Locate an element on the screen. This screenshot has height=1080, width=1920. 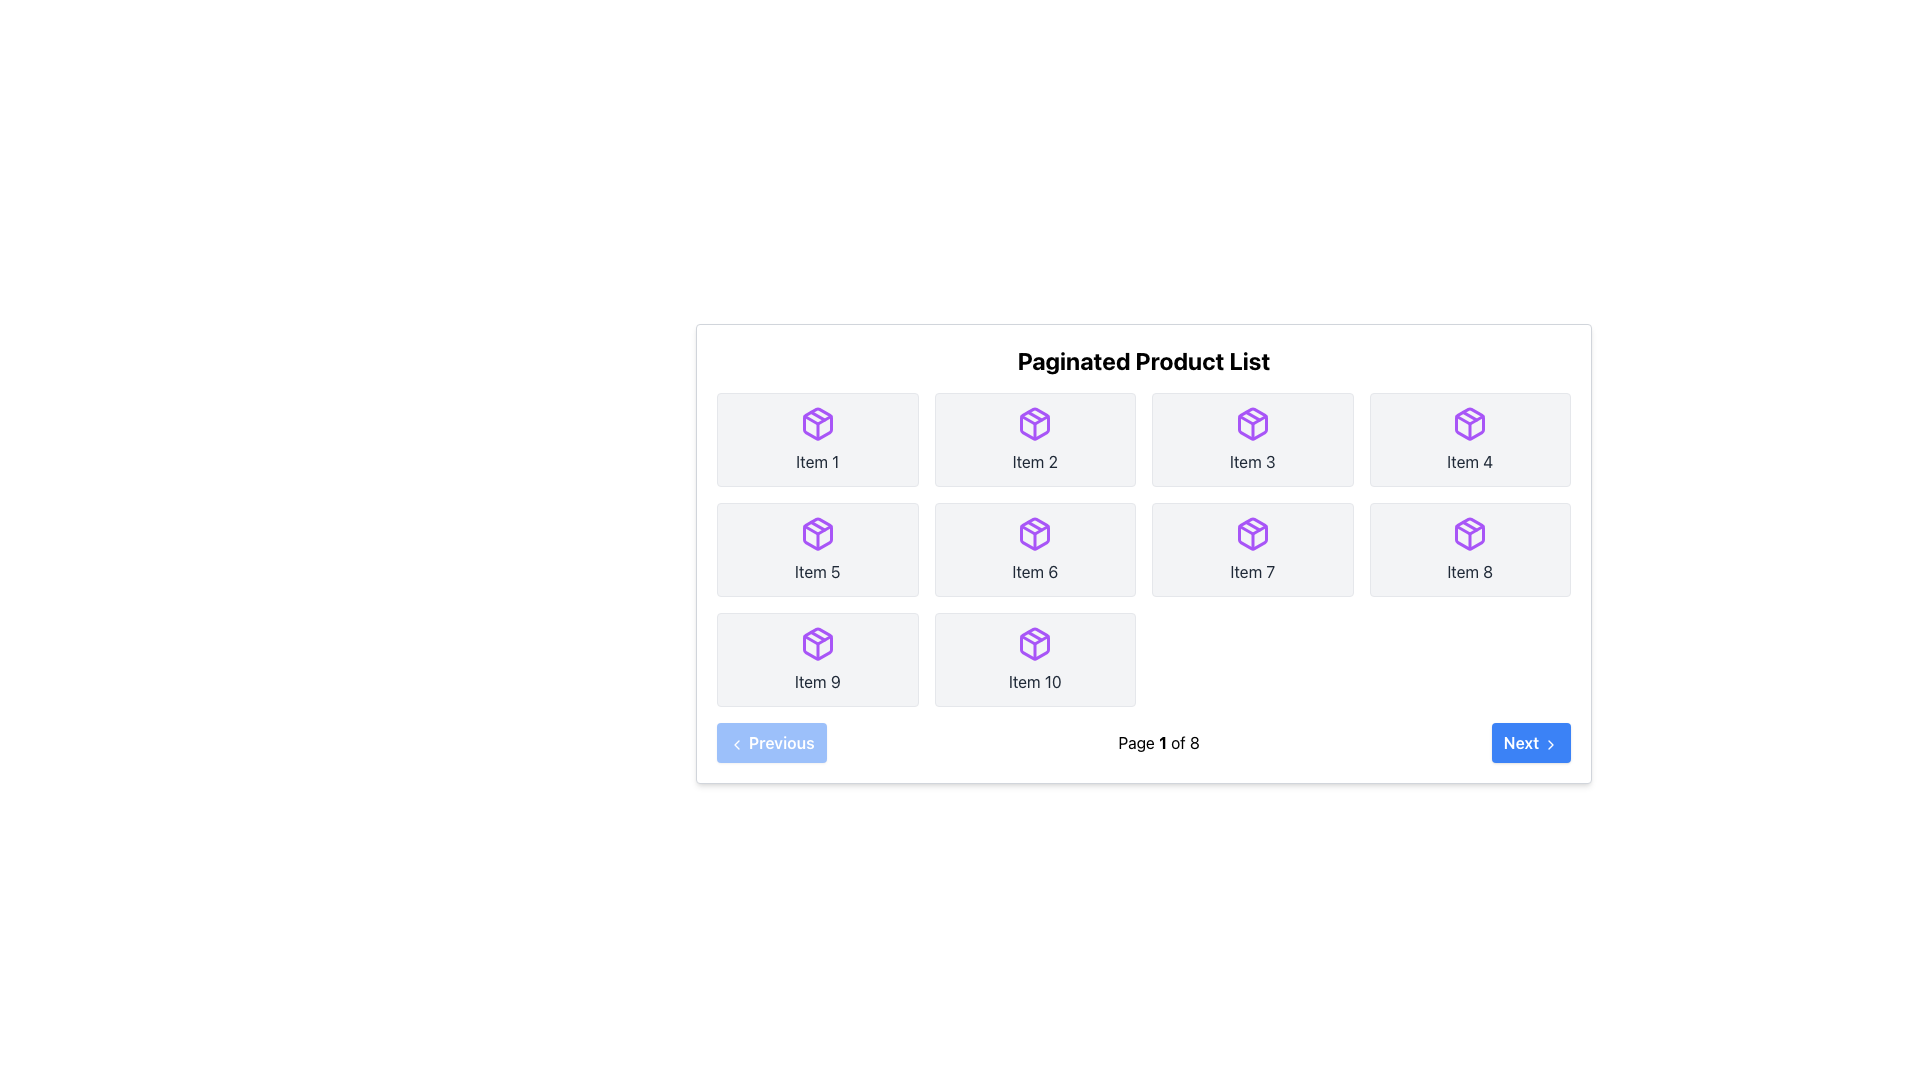
the static text label displaying the current page number and total page count, which is centrally located between the 'Previous' and 'Next' buttons is located at coordinates (1159, 743).